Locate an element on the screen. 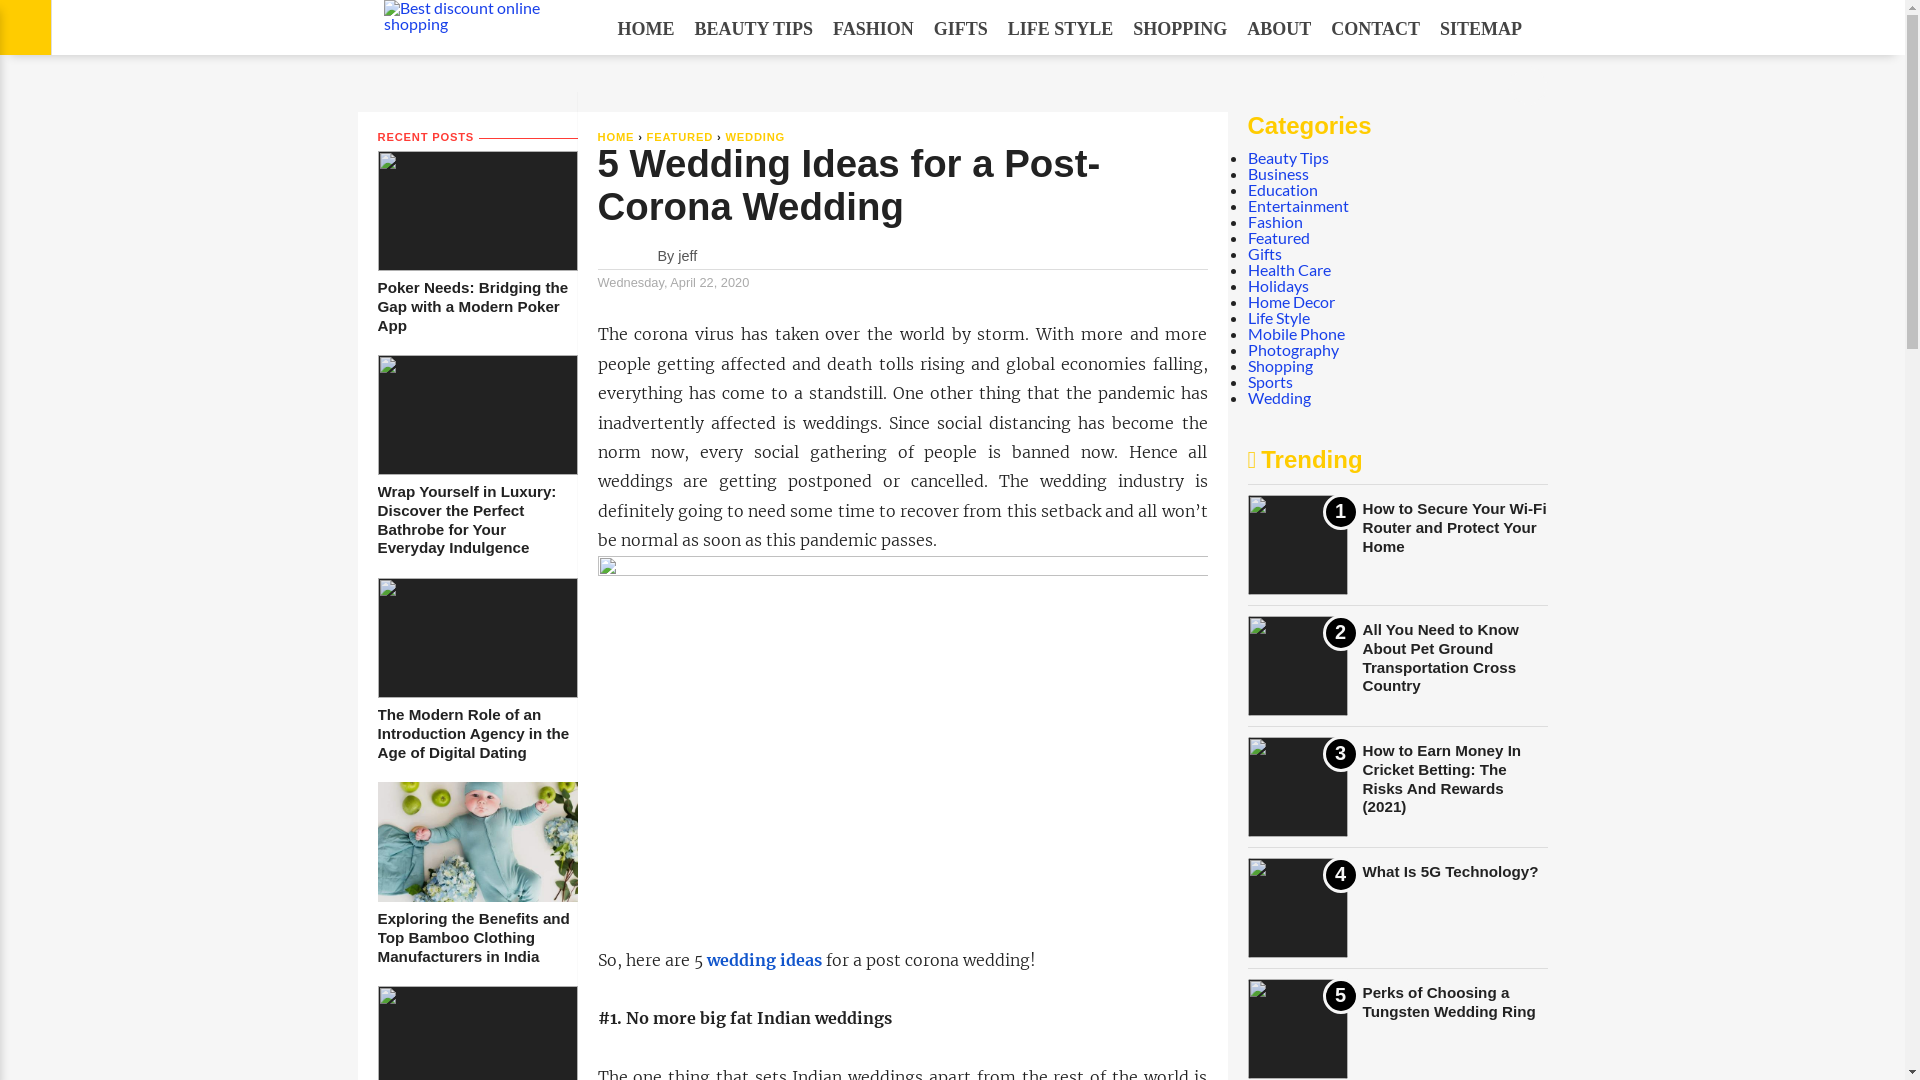  'Gifts' is located at coordinates (1264, 252).